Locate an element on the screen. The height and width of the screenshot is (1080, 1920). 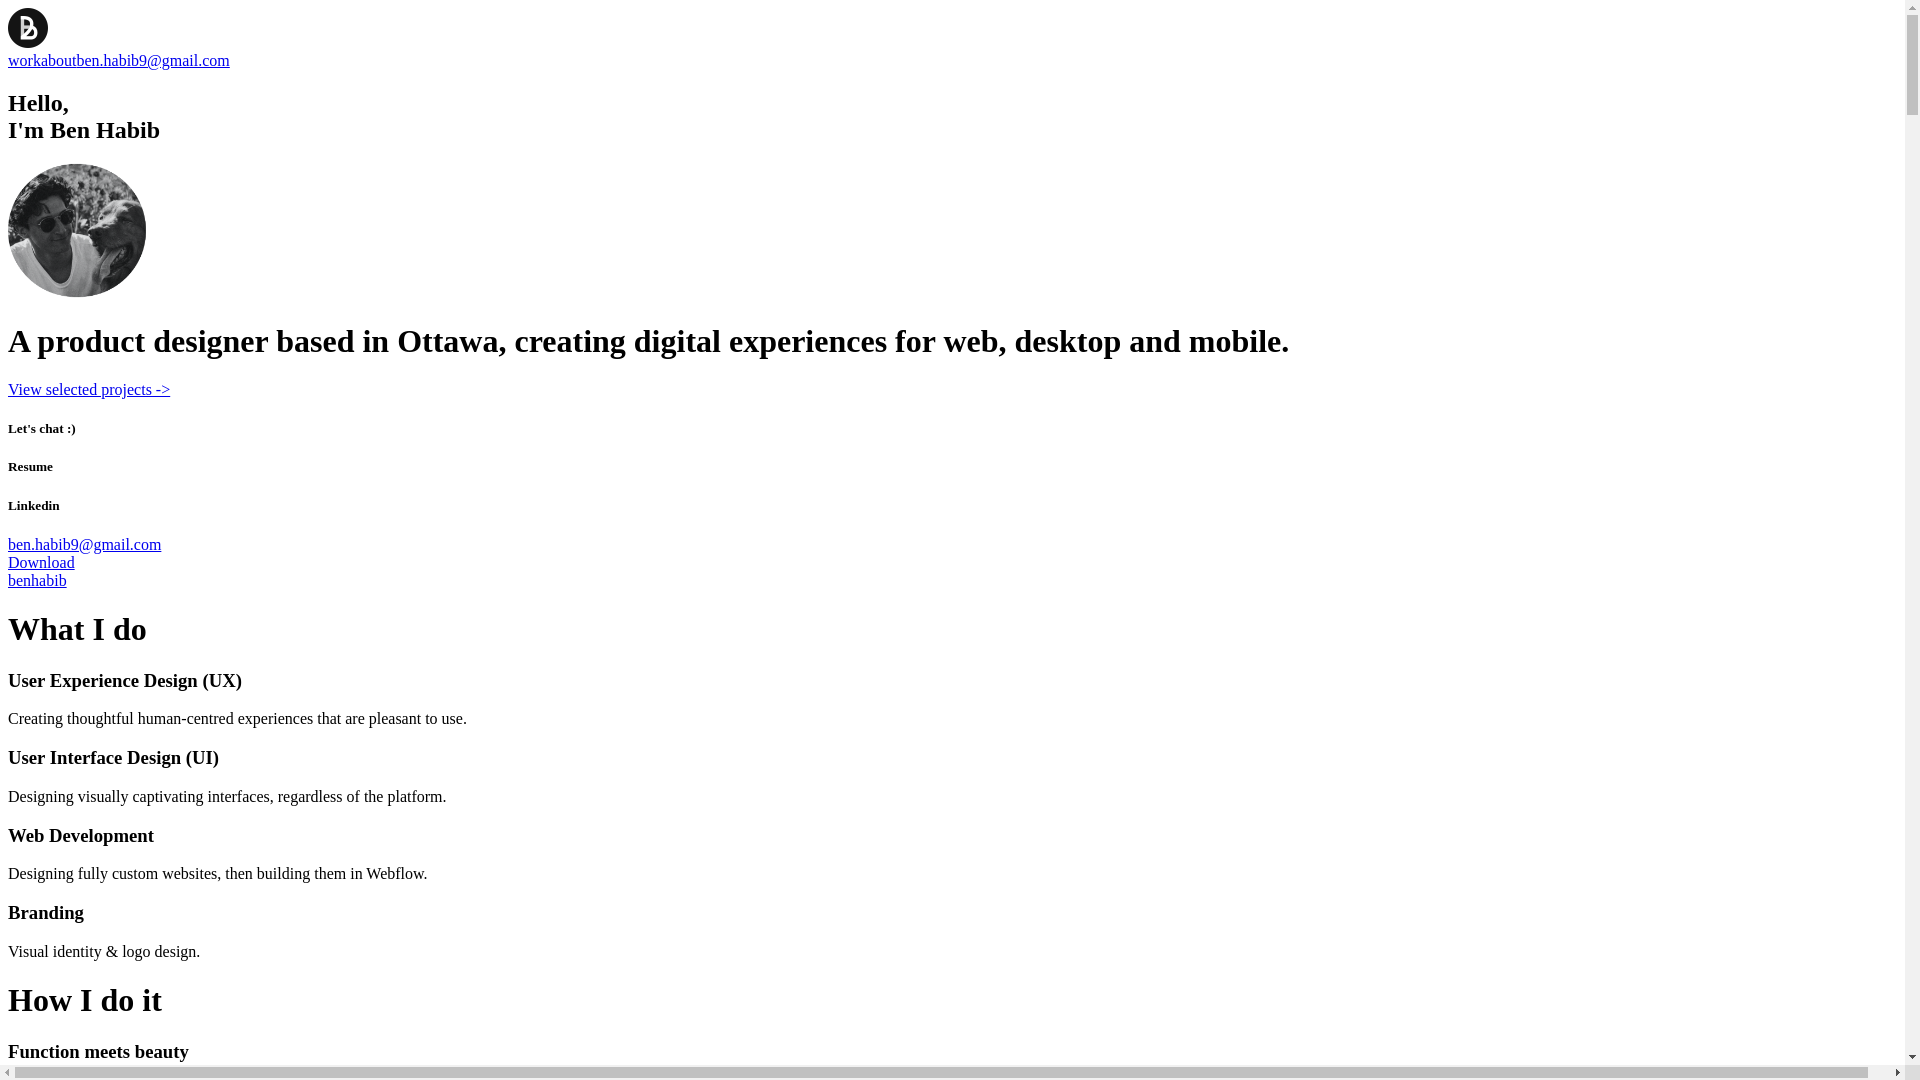
'ben.habib9@gmail.com' is located at coordinates (8, 544).